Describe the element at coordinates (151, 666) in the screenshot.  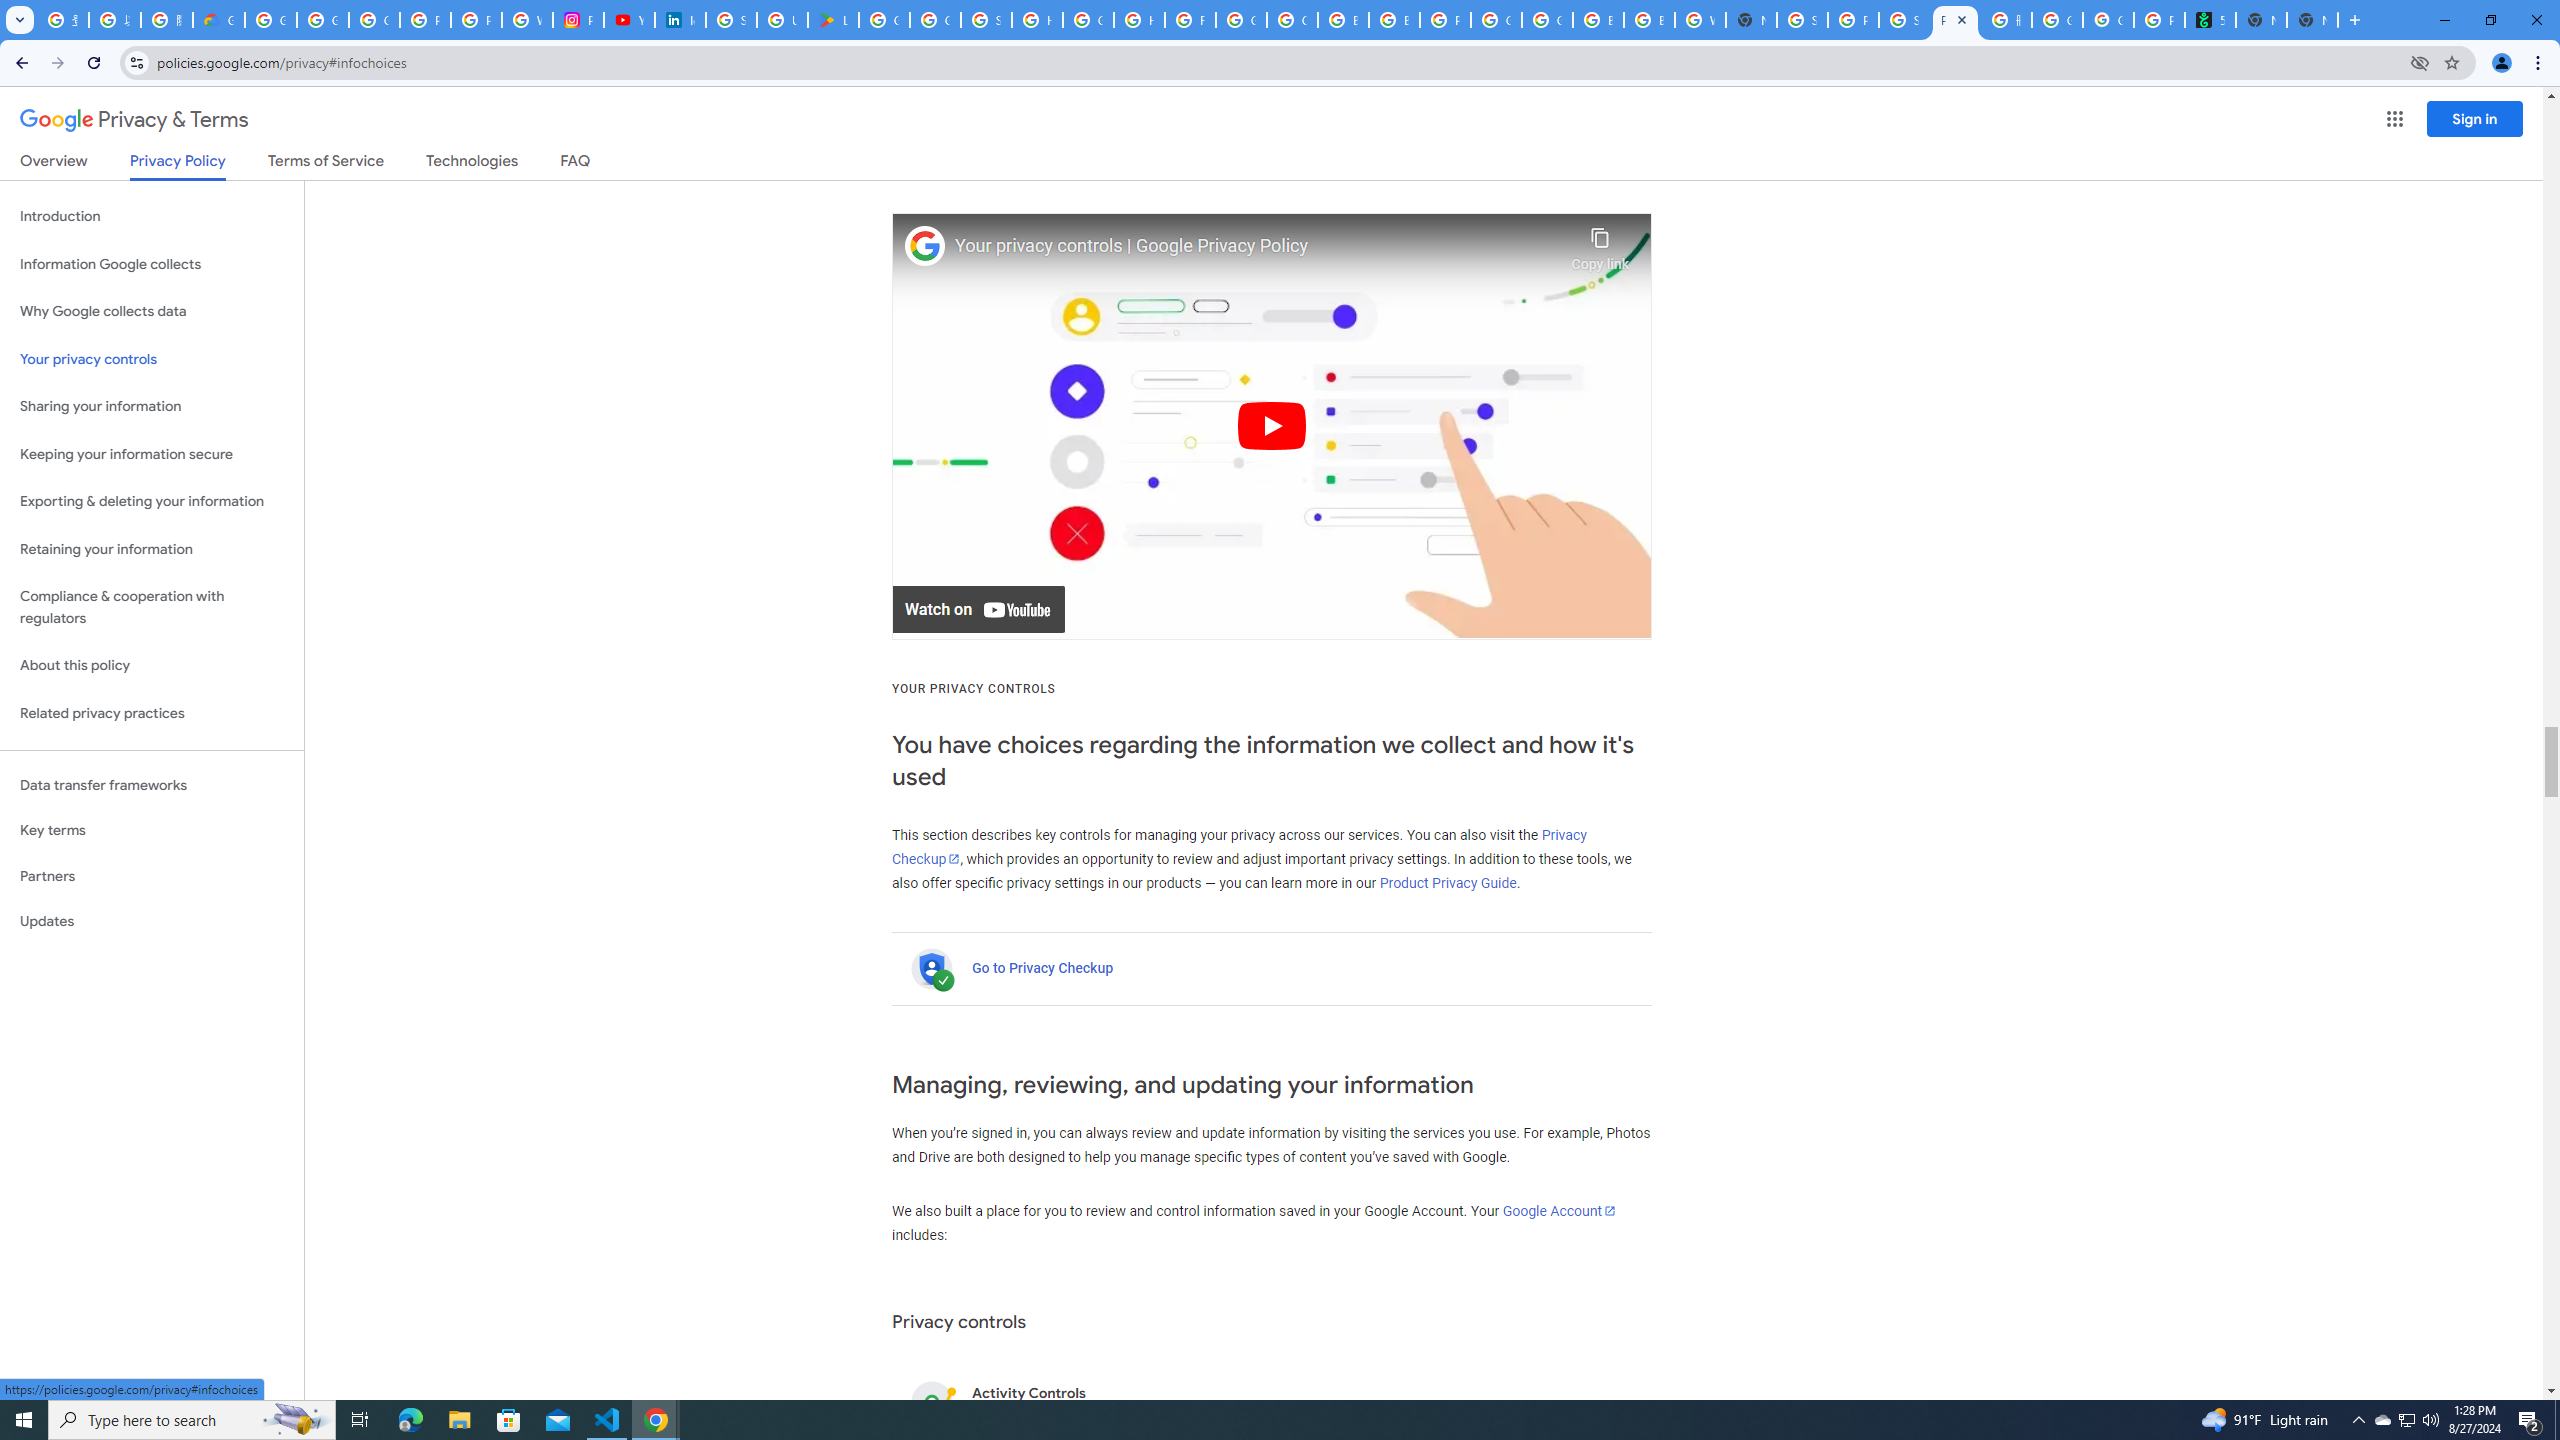
I see `'About this policy'` at that location.